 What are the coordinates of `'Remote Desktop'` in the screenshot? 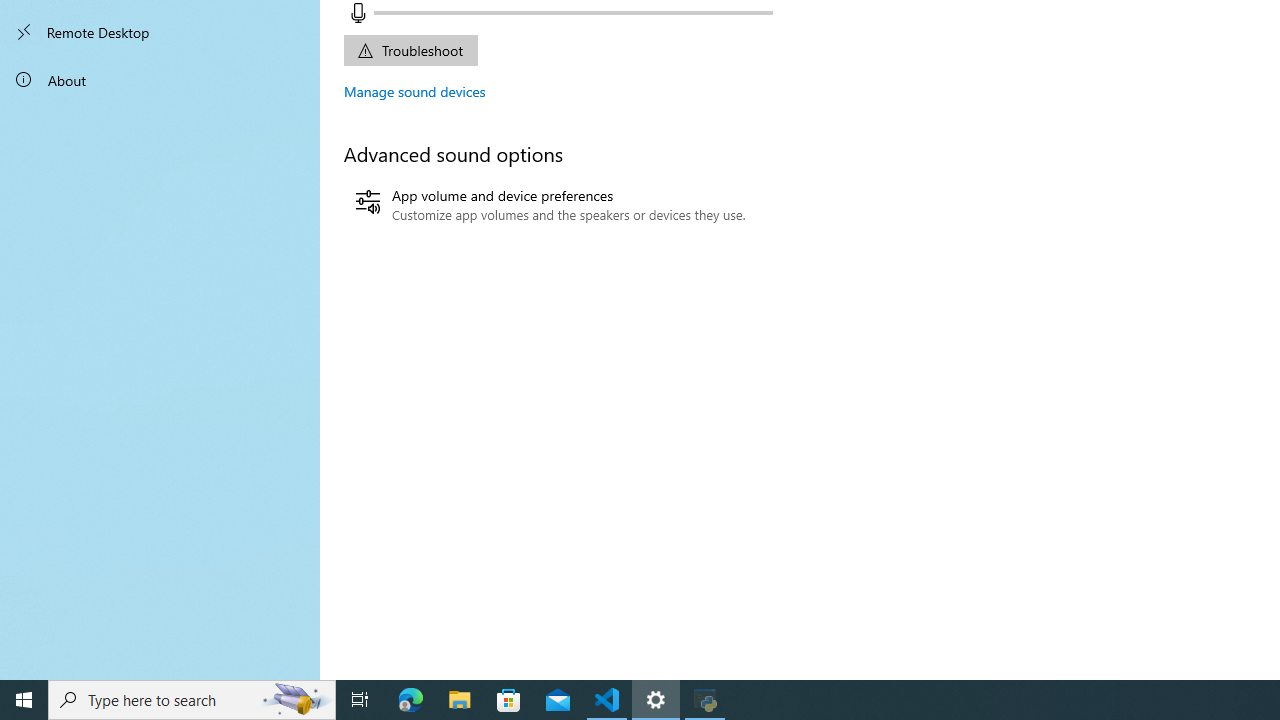 It's located at (160, 32).